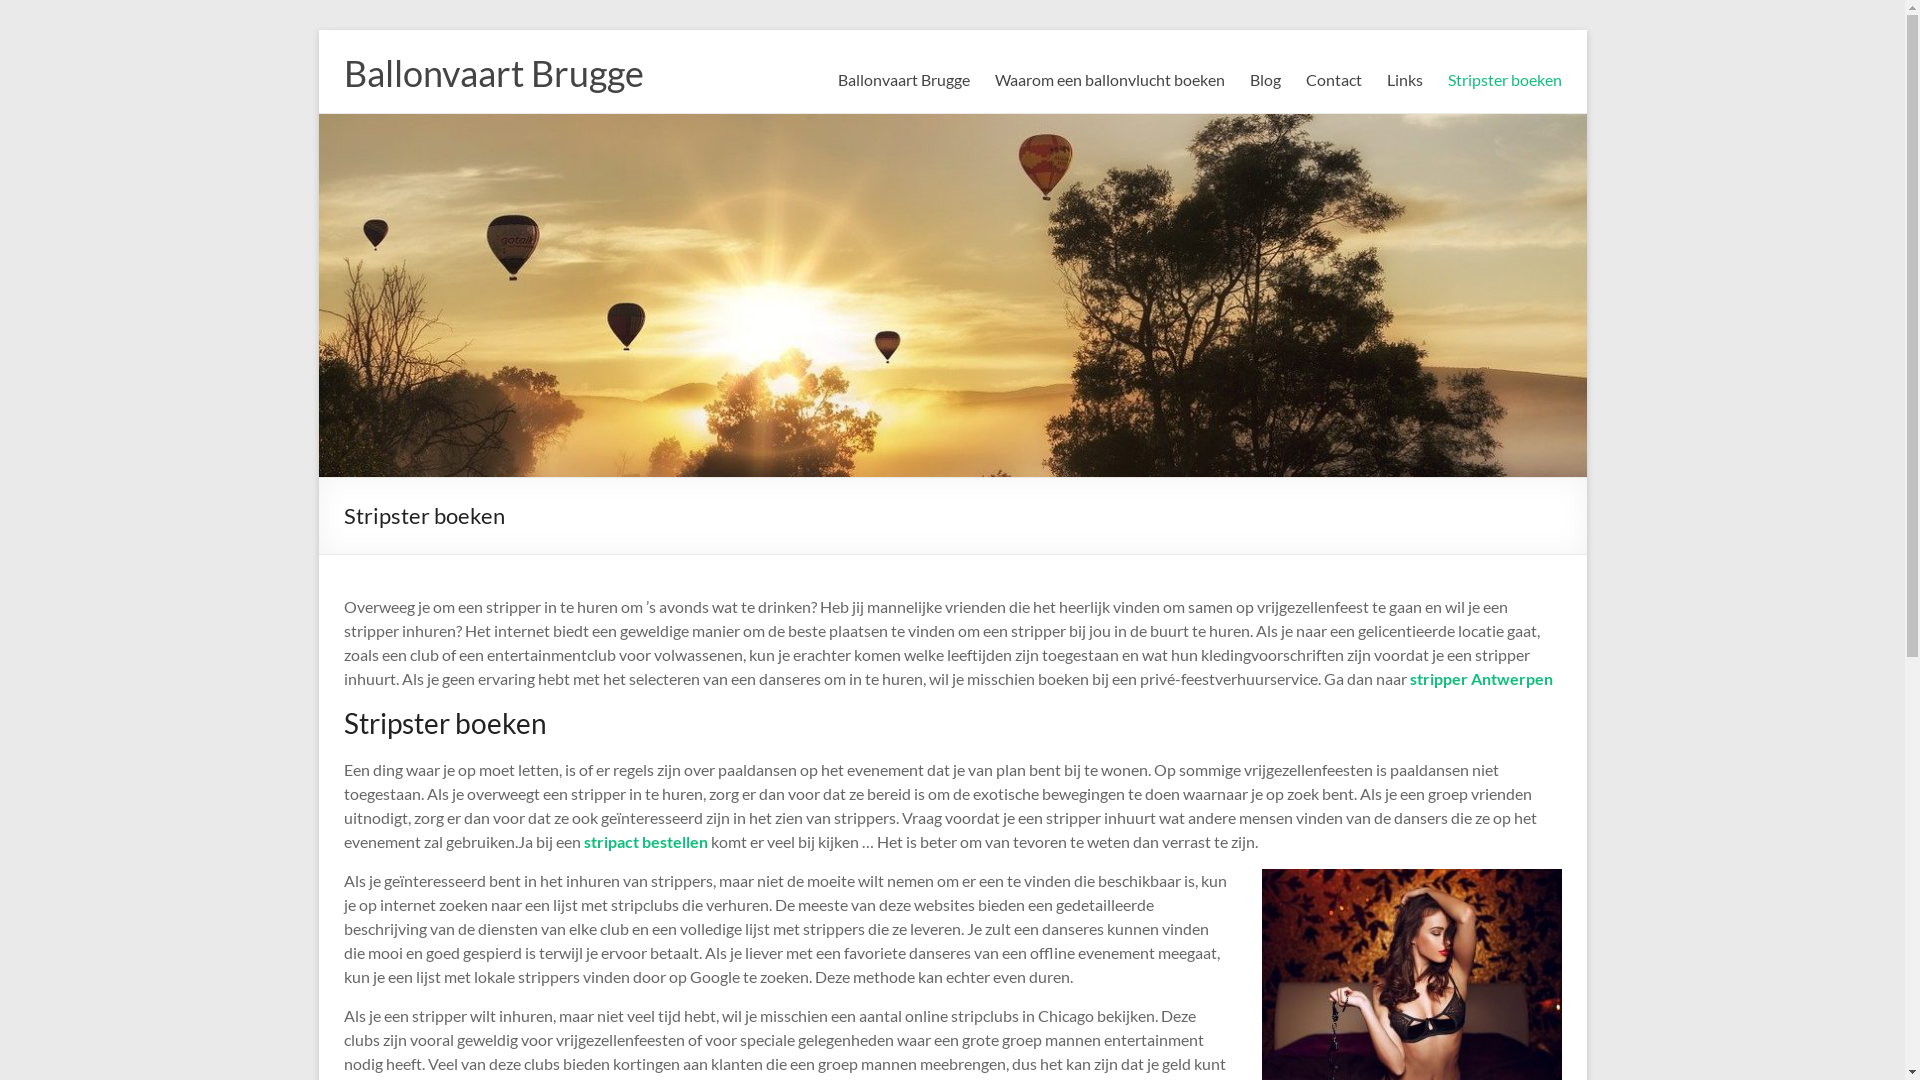 The height and width of the screenshot is (1080, 1920). What do you see at coordinates (583, 841) in the screenshot?
I see `'stripact bestellen'` at bounding box center [583, 841].